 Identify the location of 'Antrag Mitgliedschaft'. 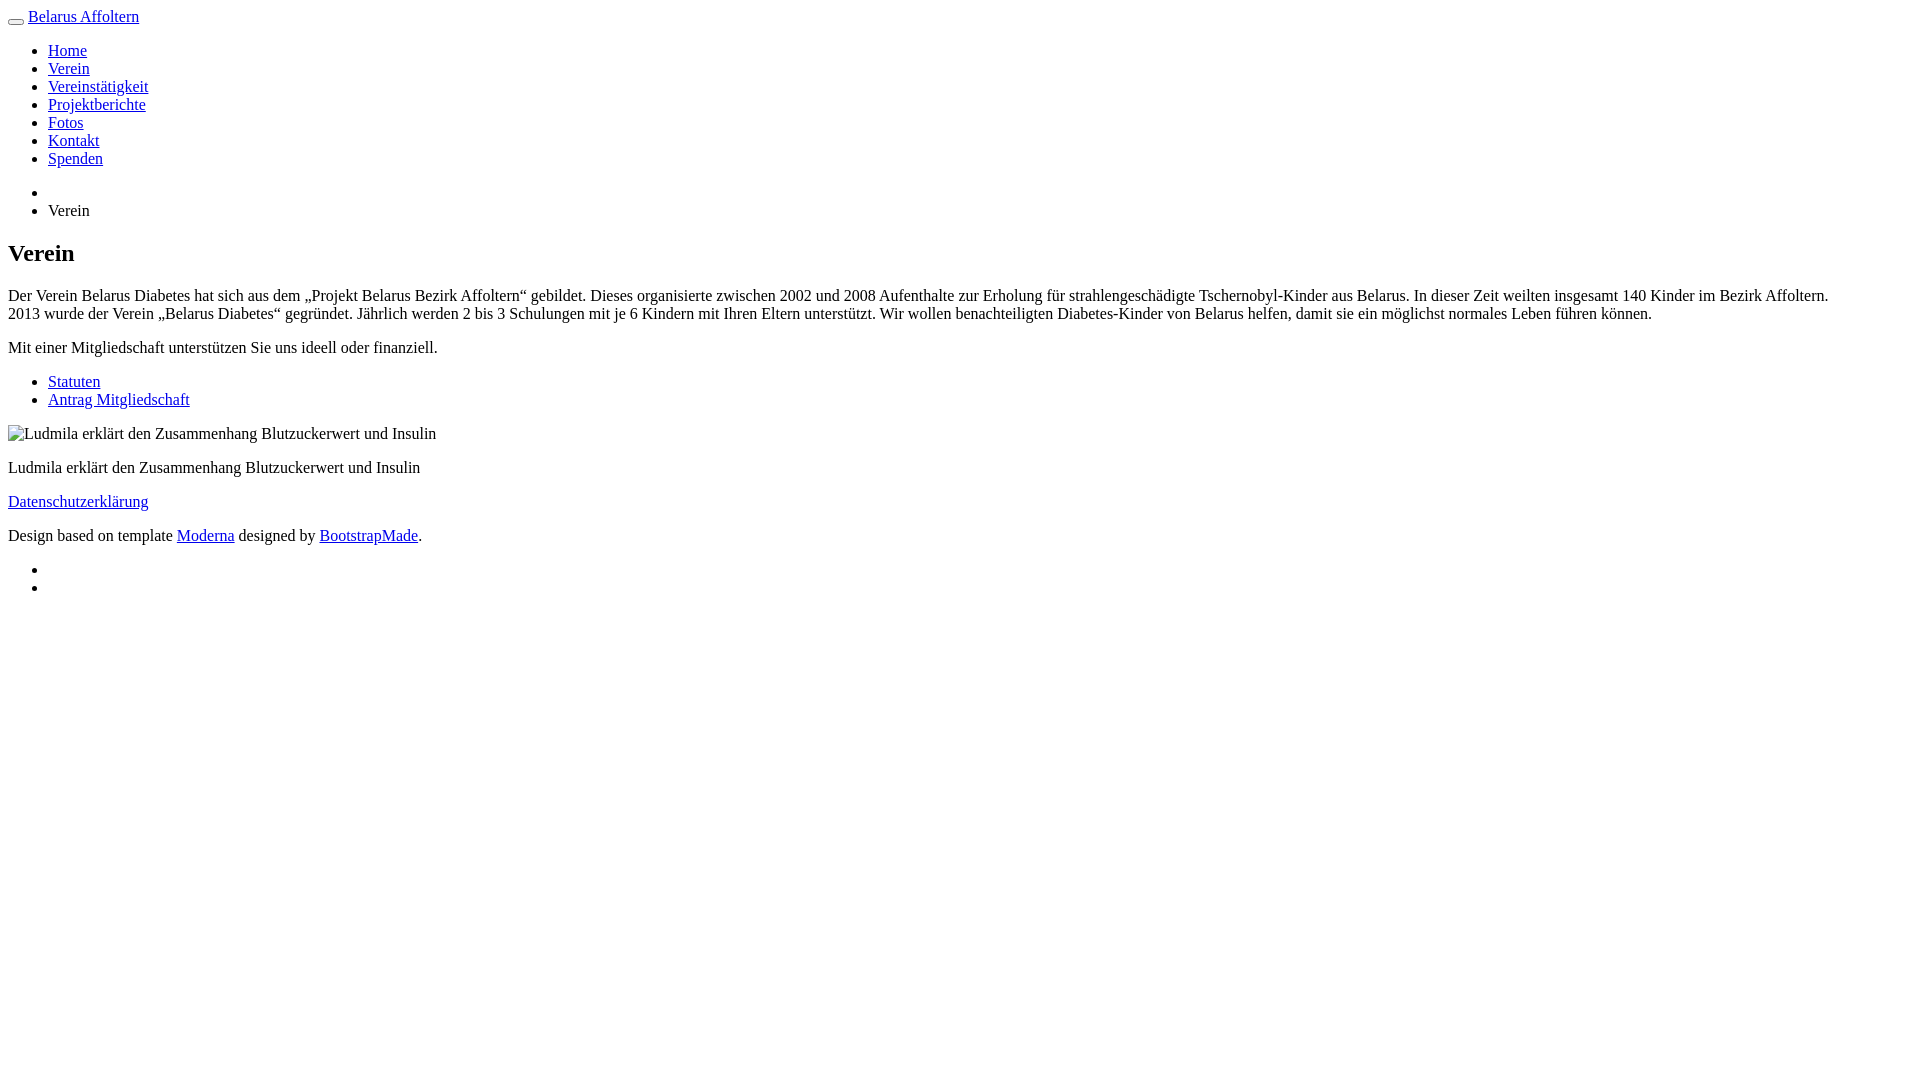
(118, 399).